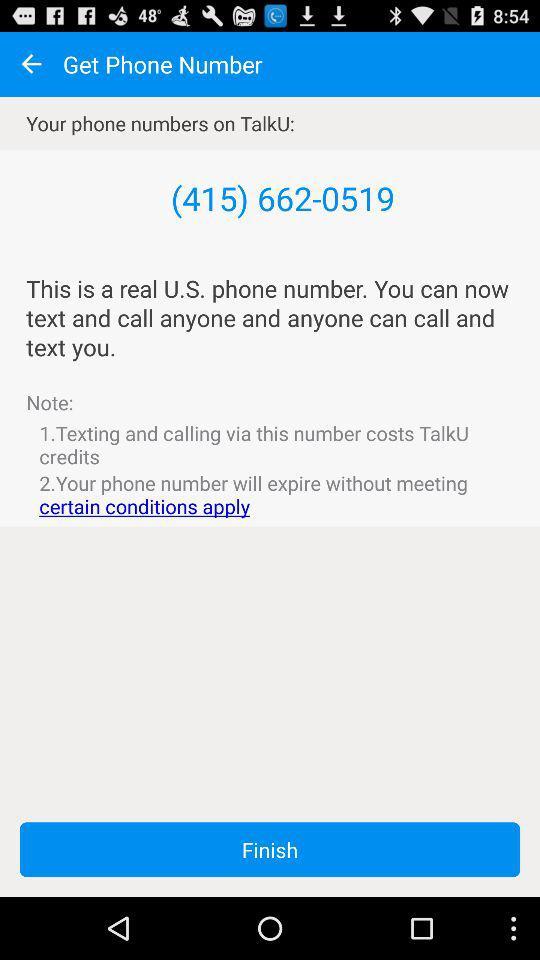 Image resolution: width=540 pixels, height=960 pixels. Describe the element at coordinates (270, 848) in the screenshot. I see `finish icon` at that location.